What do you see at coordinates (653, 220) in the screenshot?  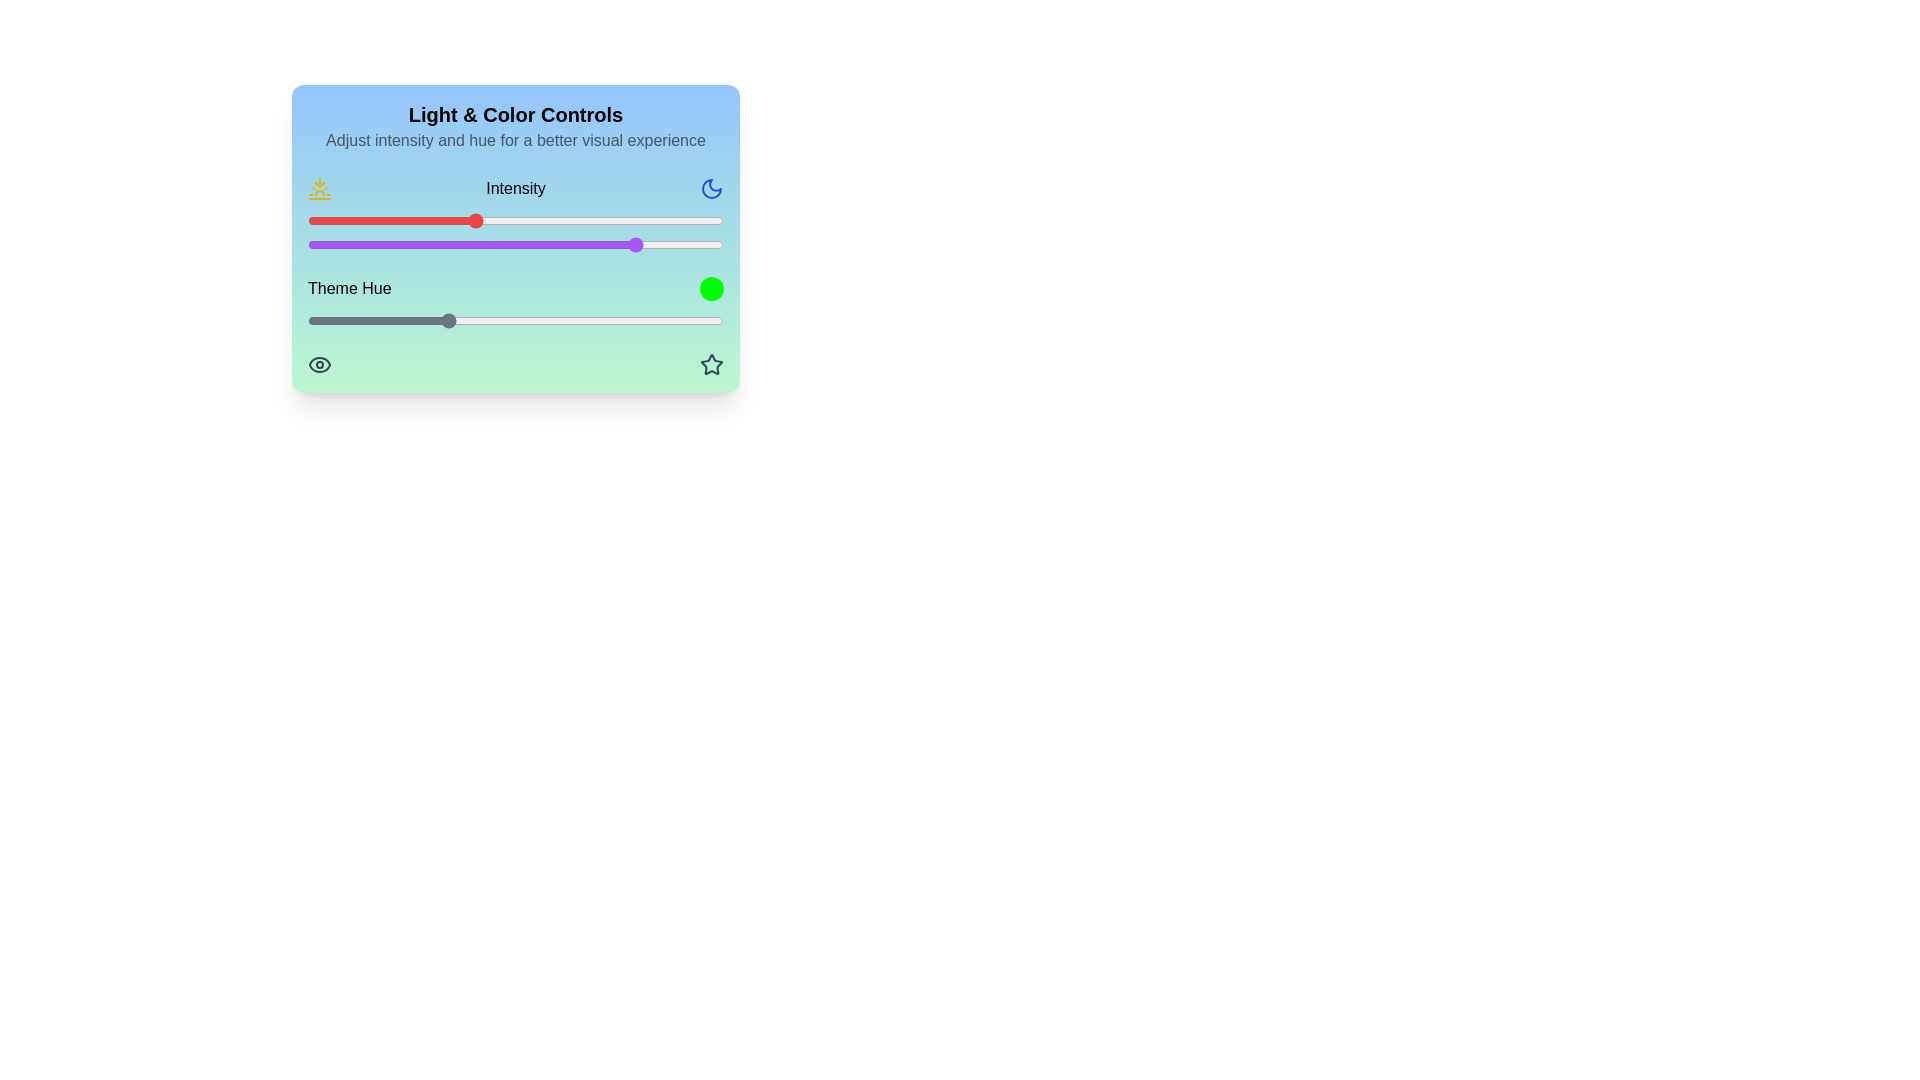 I see `intensity` at bounding box center [653, 220].